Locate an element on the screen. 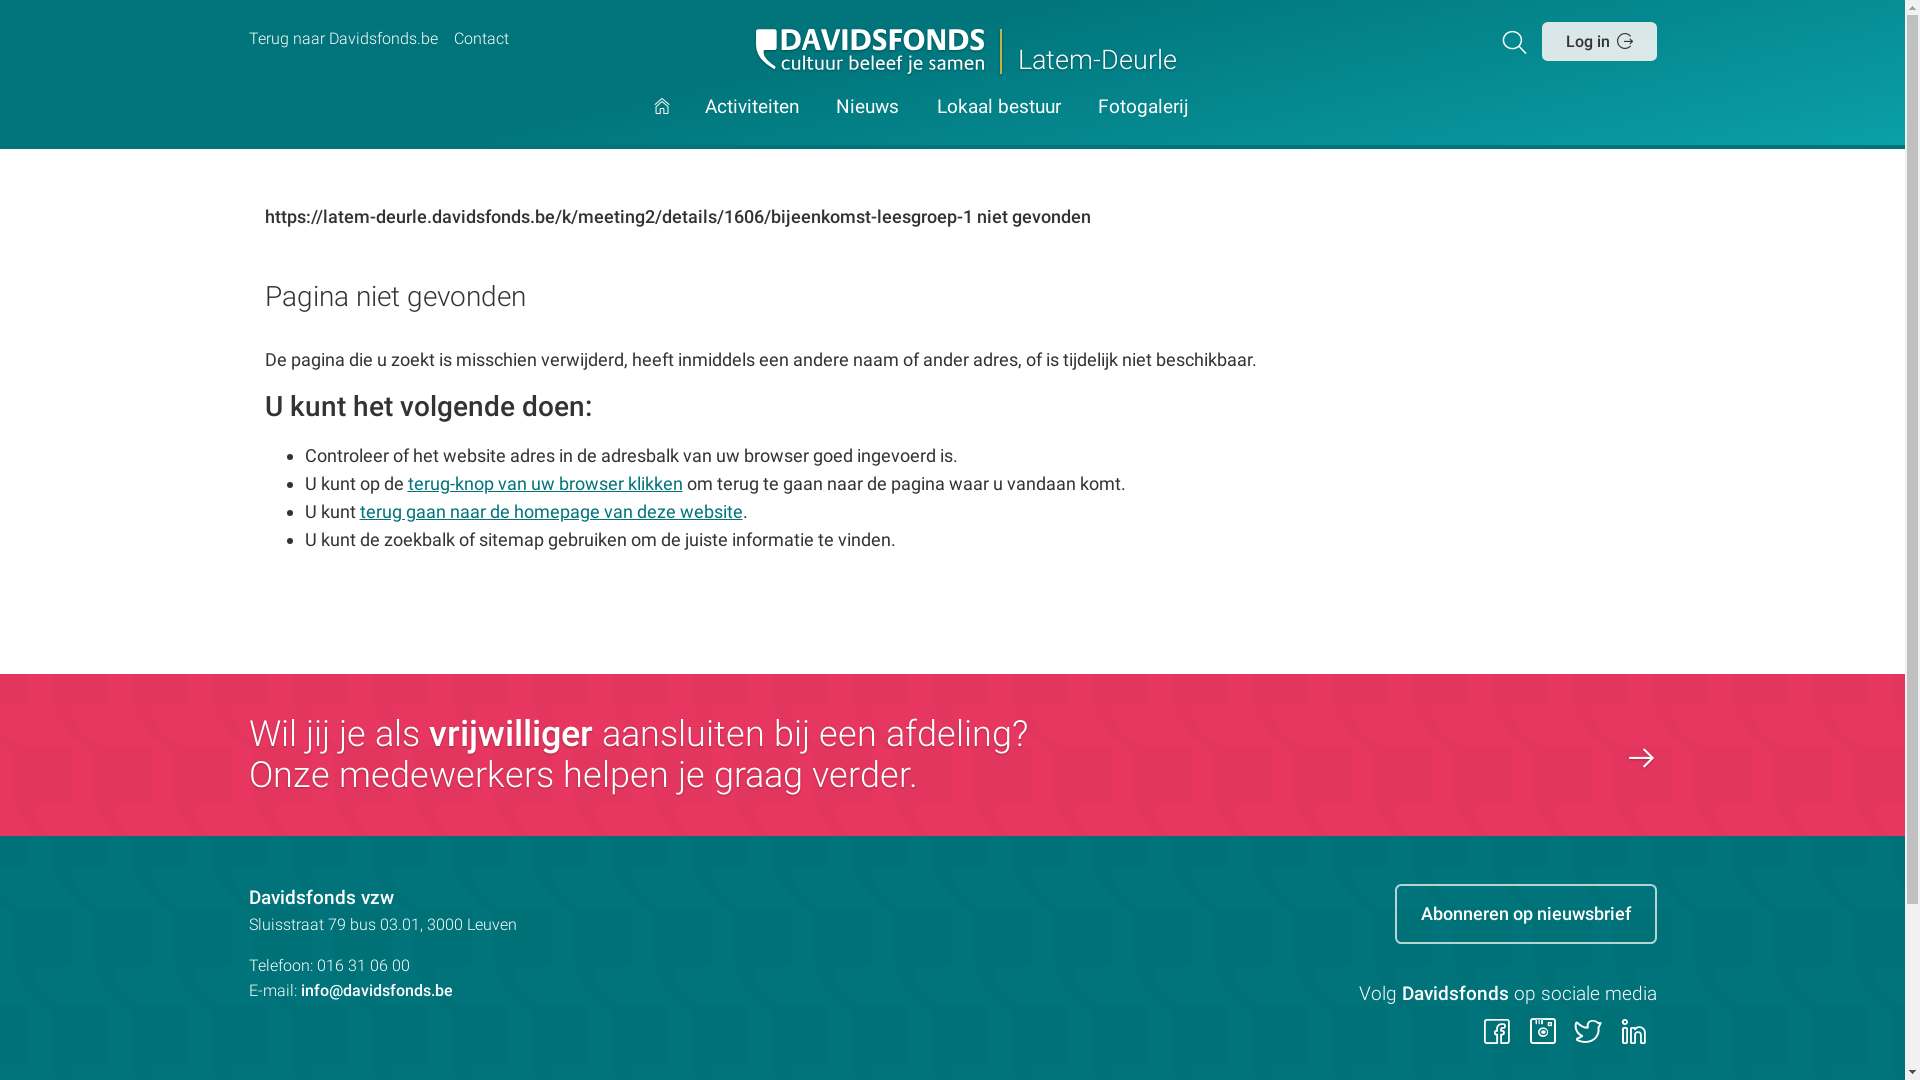  'Fotogalerij' is located at coordinates (1143, 123).